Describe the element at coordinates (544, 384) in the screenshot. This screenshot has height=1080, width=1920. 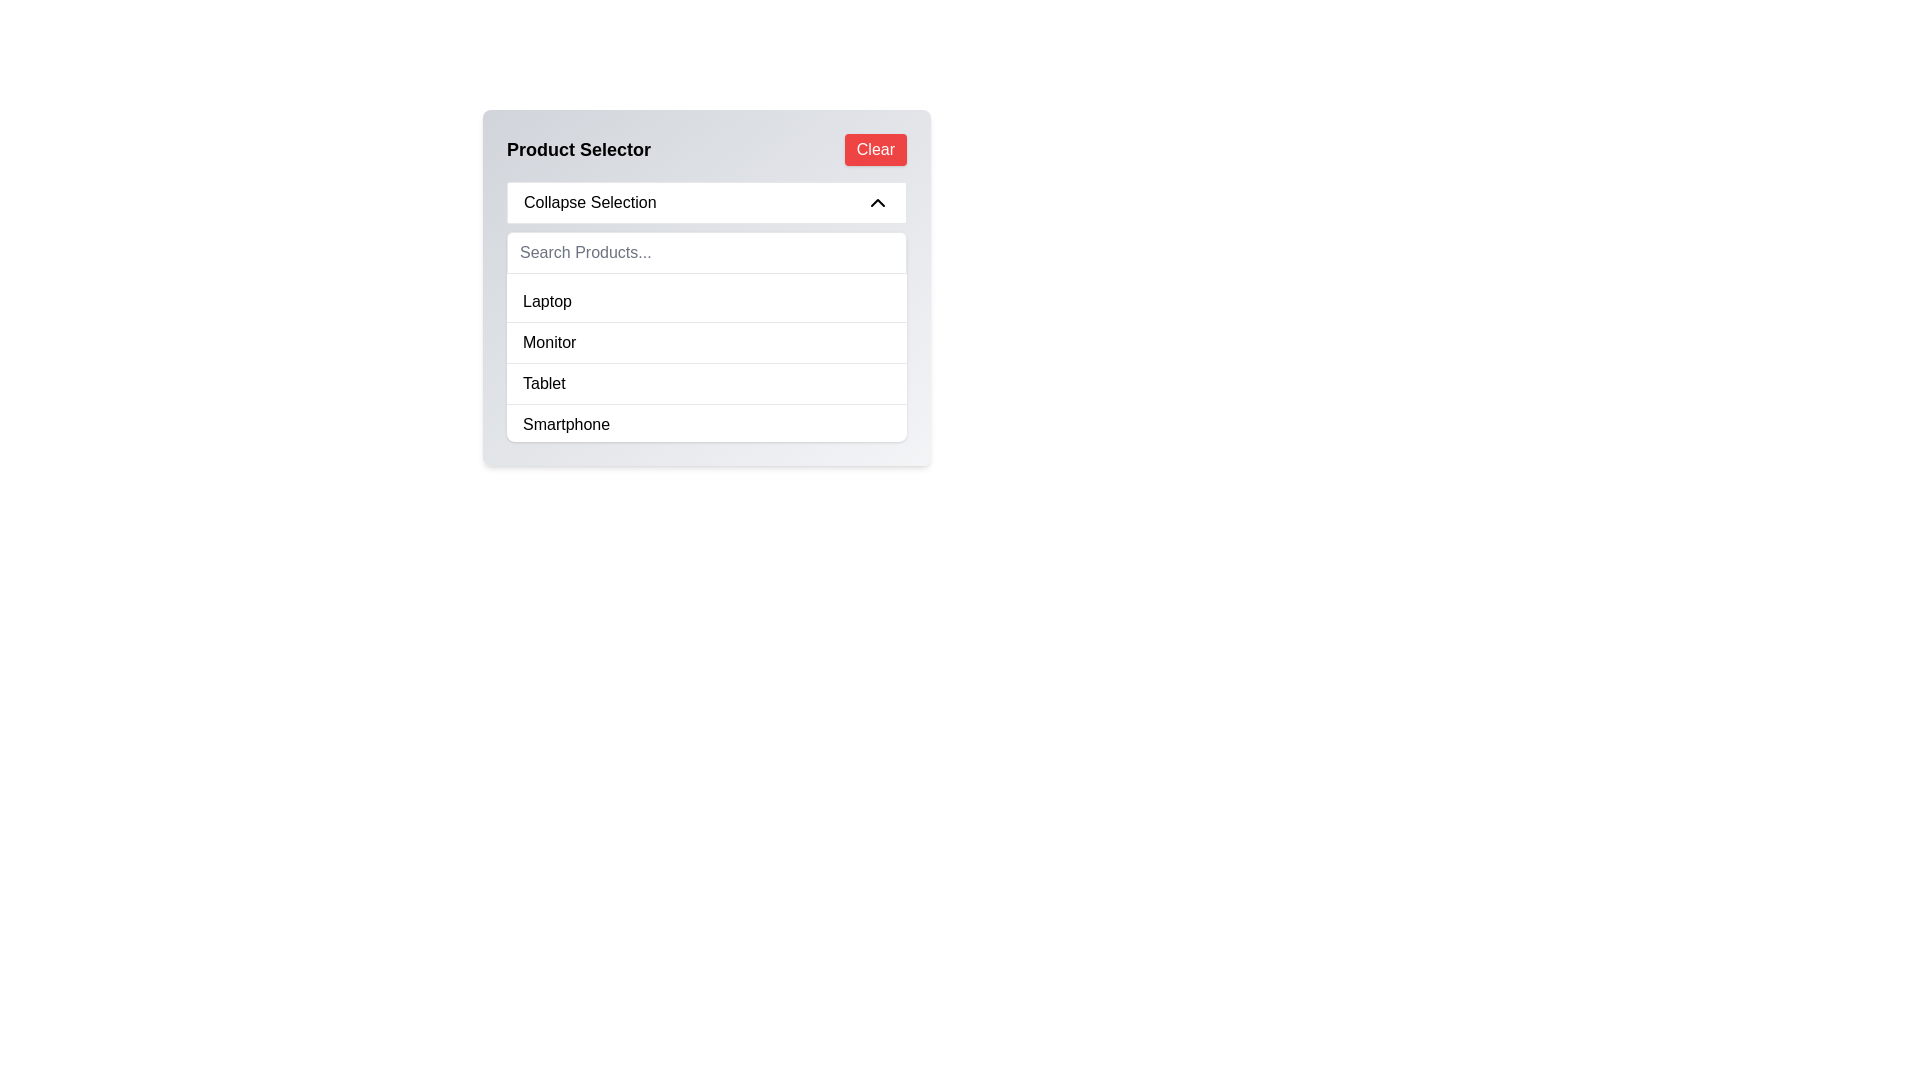
I see `the 'Tablet' selectable option within the product selector dropdown list` at that location.